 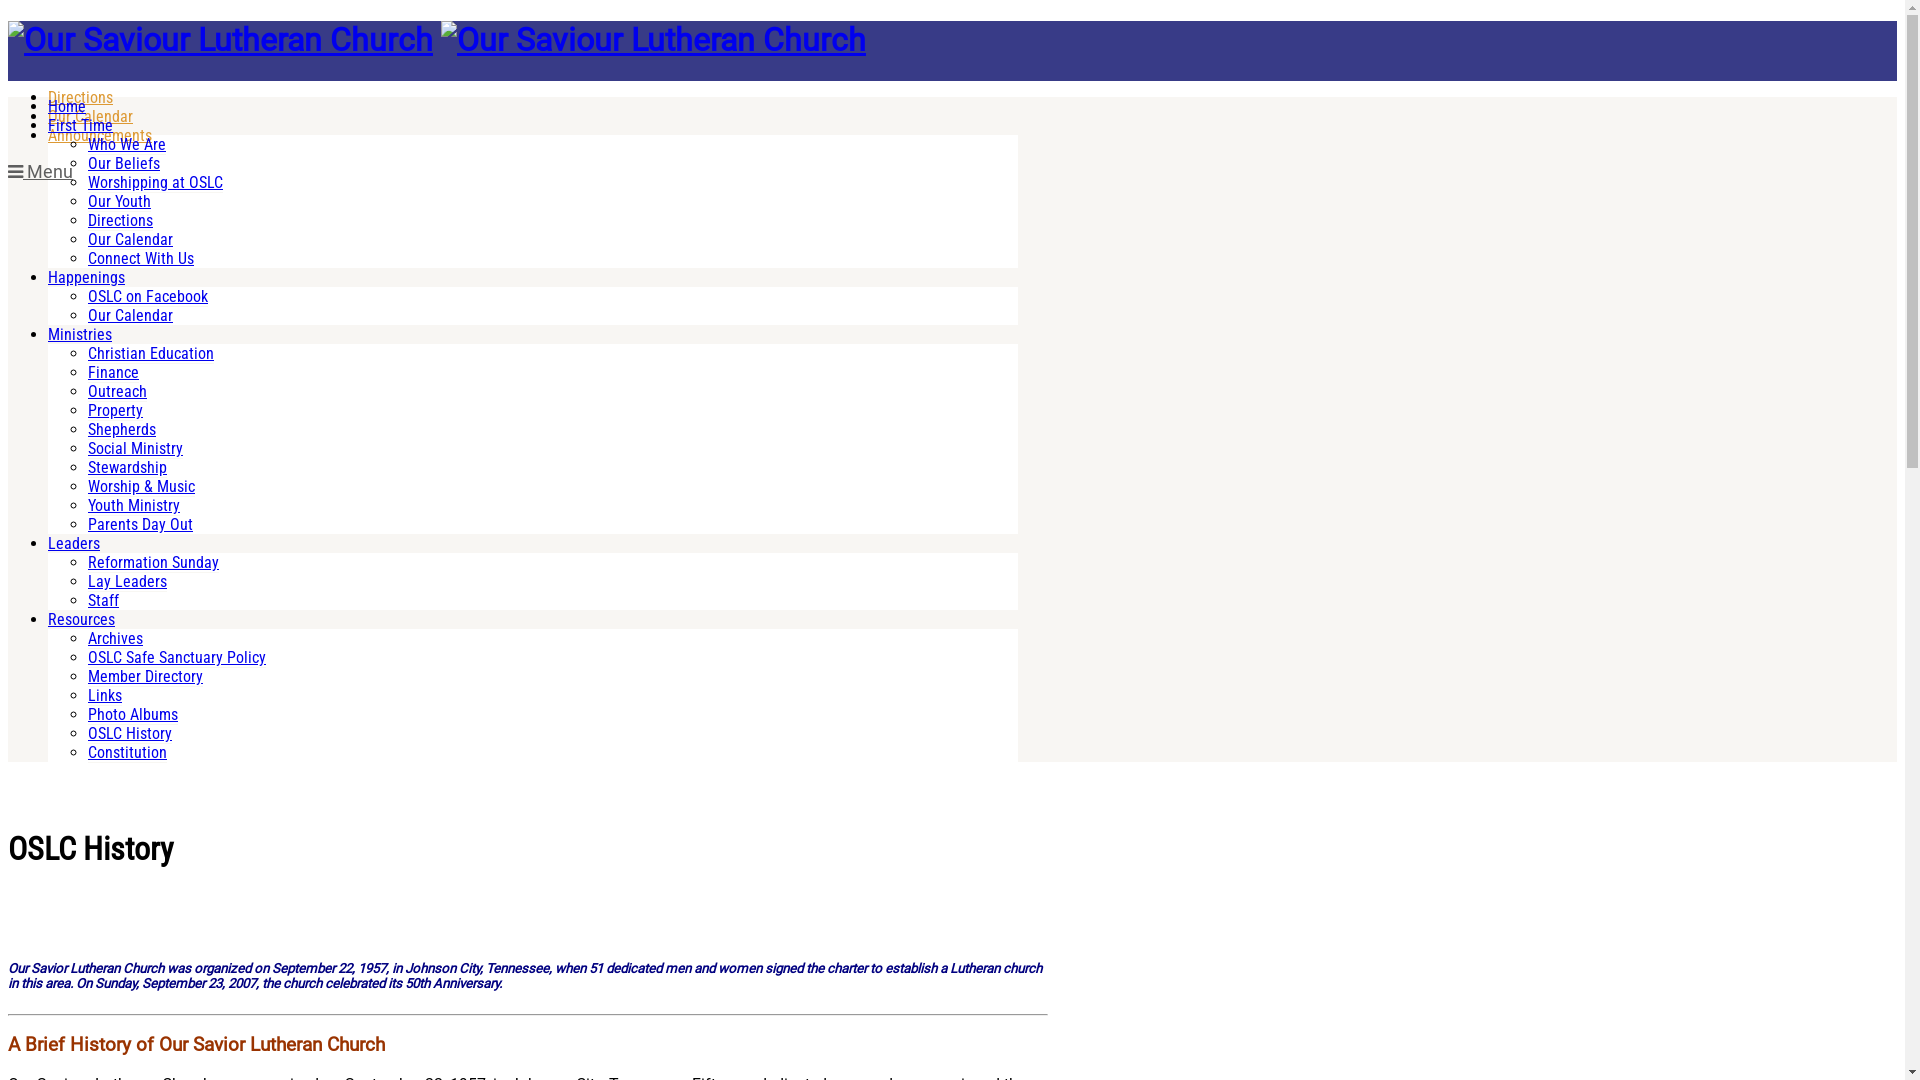 What do you see at coordinates (220, 39) in the screenshot?
I see `'Our Saviour Lutheran Church'` at bounding box center [220, 39].